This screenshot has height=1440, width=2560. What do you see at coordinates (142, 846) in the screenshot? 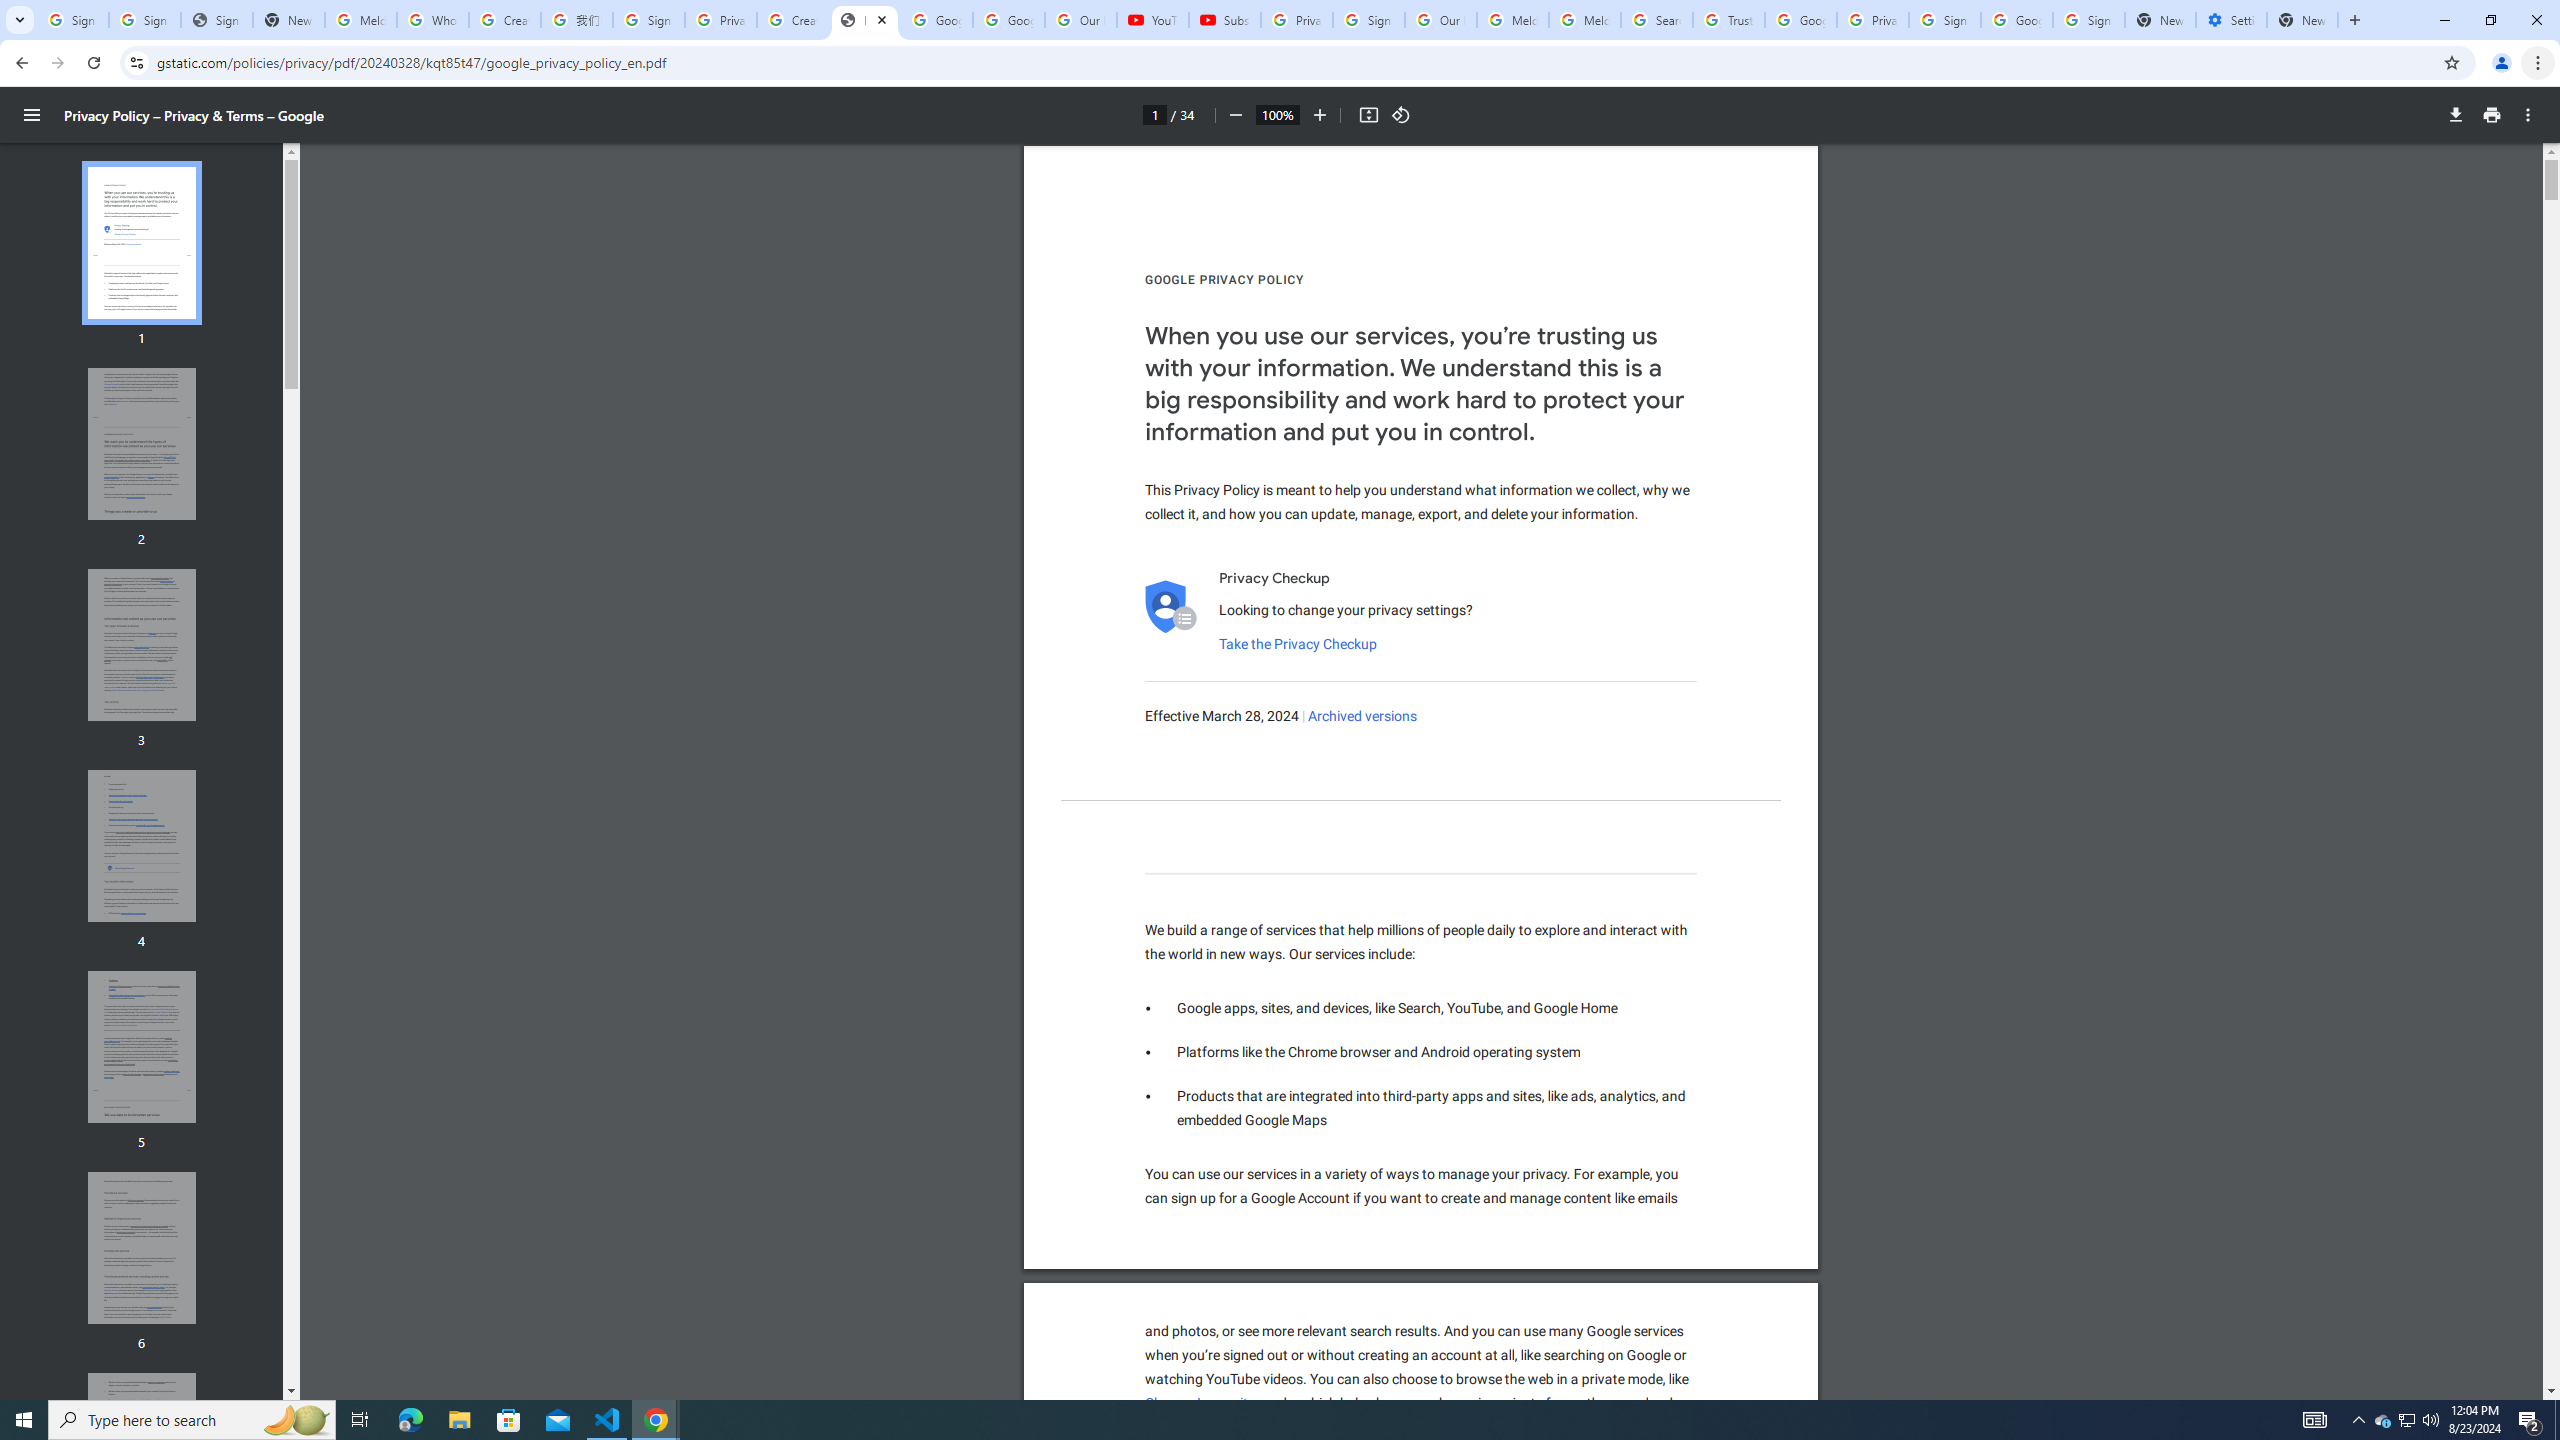
I see `'Thumbnail for page 4'` at bounding box center [142, 846].